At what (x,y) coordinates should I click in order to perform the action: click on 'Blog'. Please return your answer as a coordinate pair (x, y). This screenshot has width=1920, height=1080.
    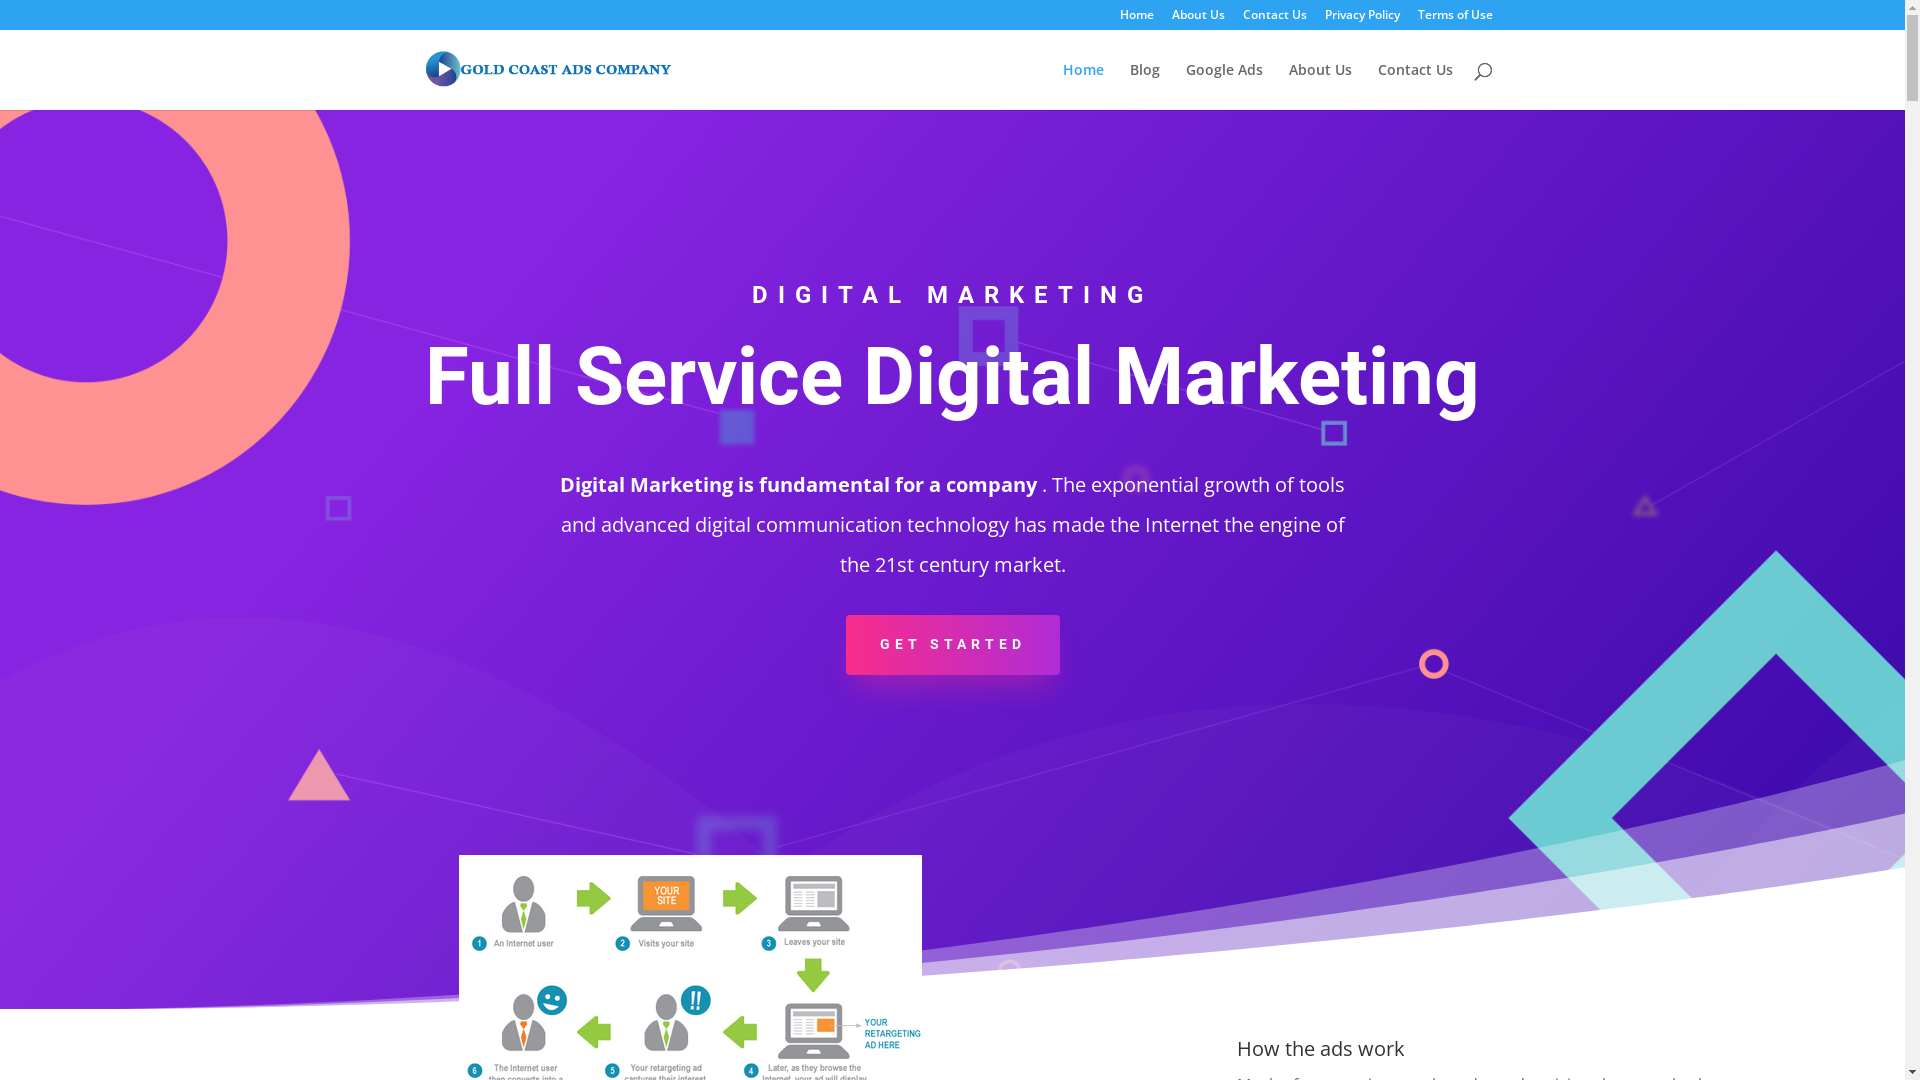
    Looking at the image, I should click on (1145, 85).